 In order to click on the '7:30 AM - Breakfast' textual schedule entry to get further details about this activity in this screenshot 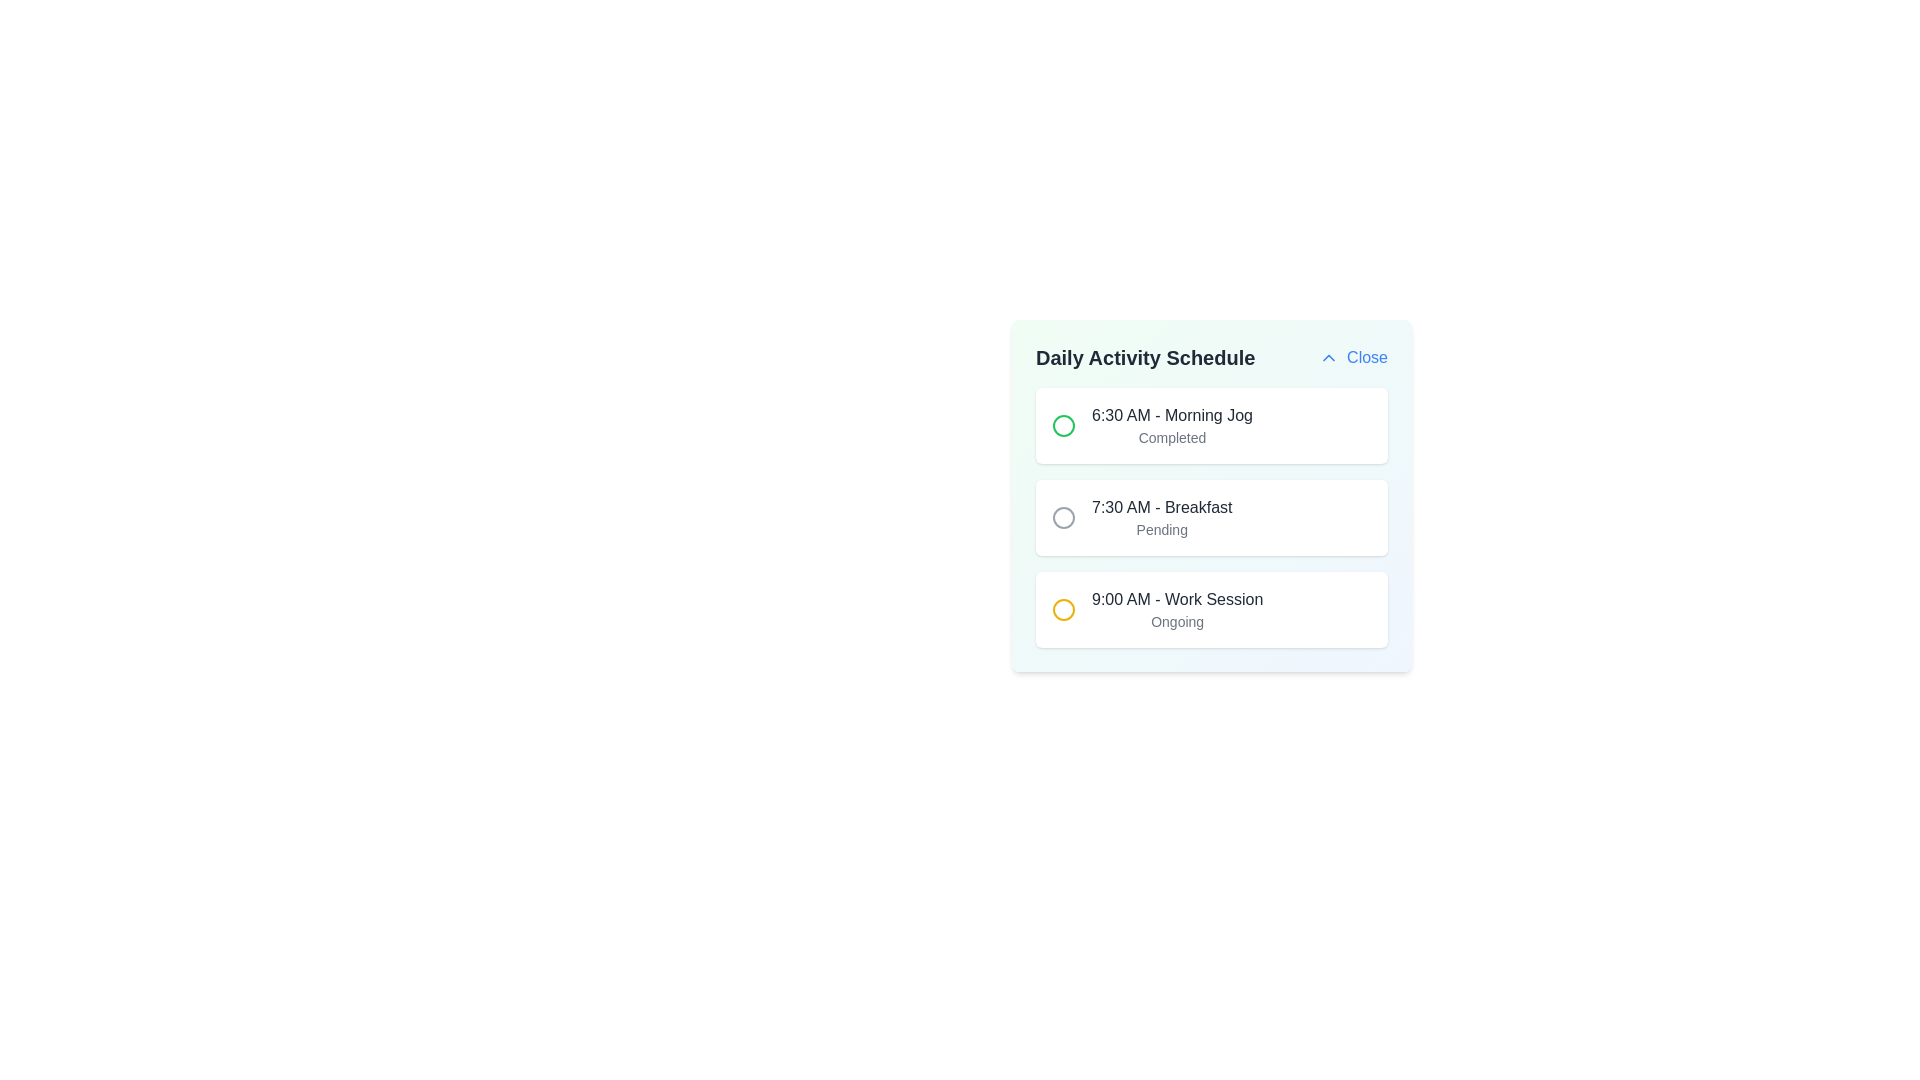, I will do `click(1161, 516)`.